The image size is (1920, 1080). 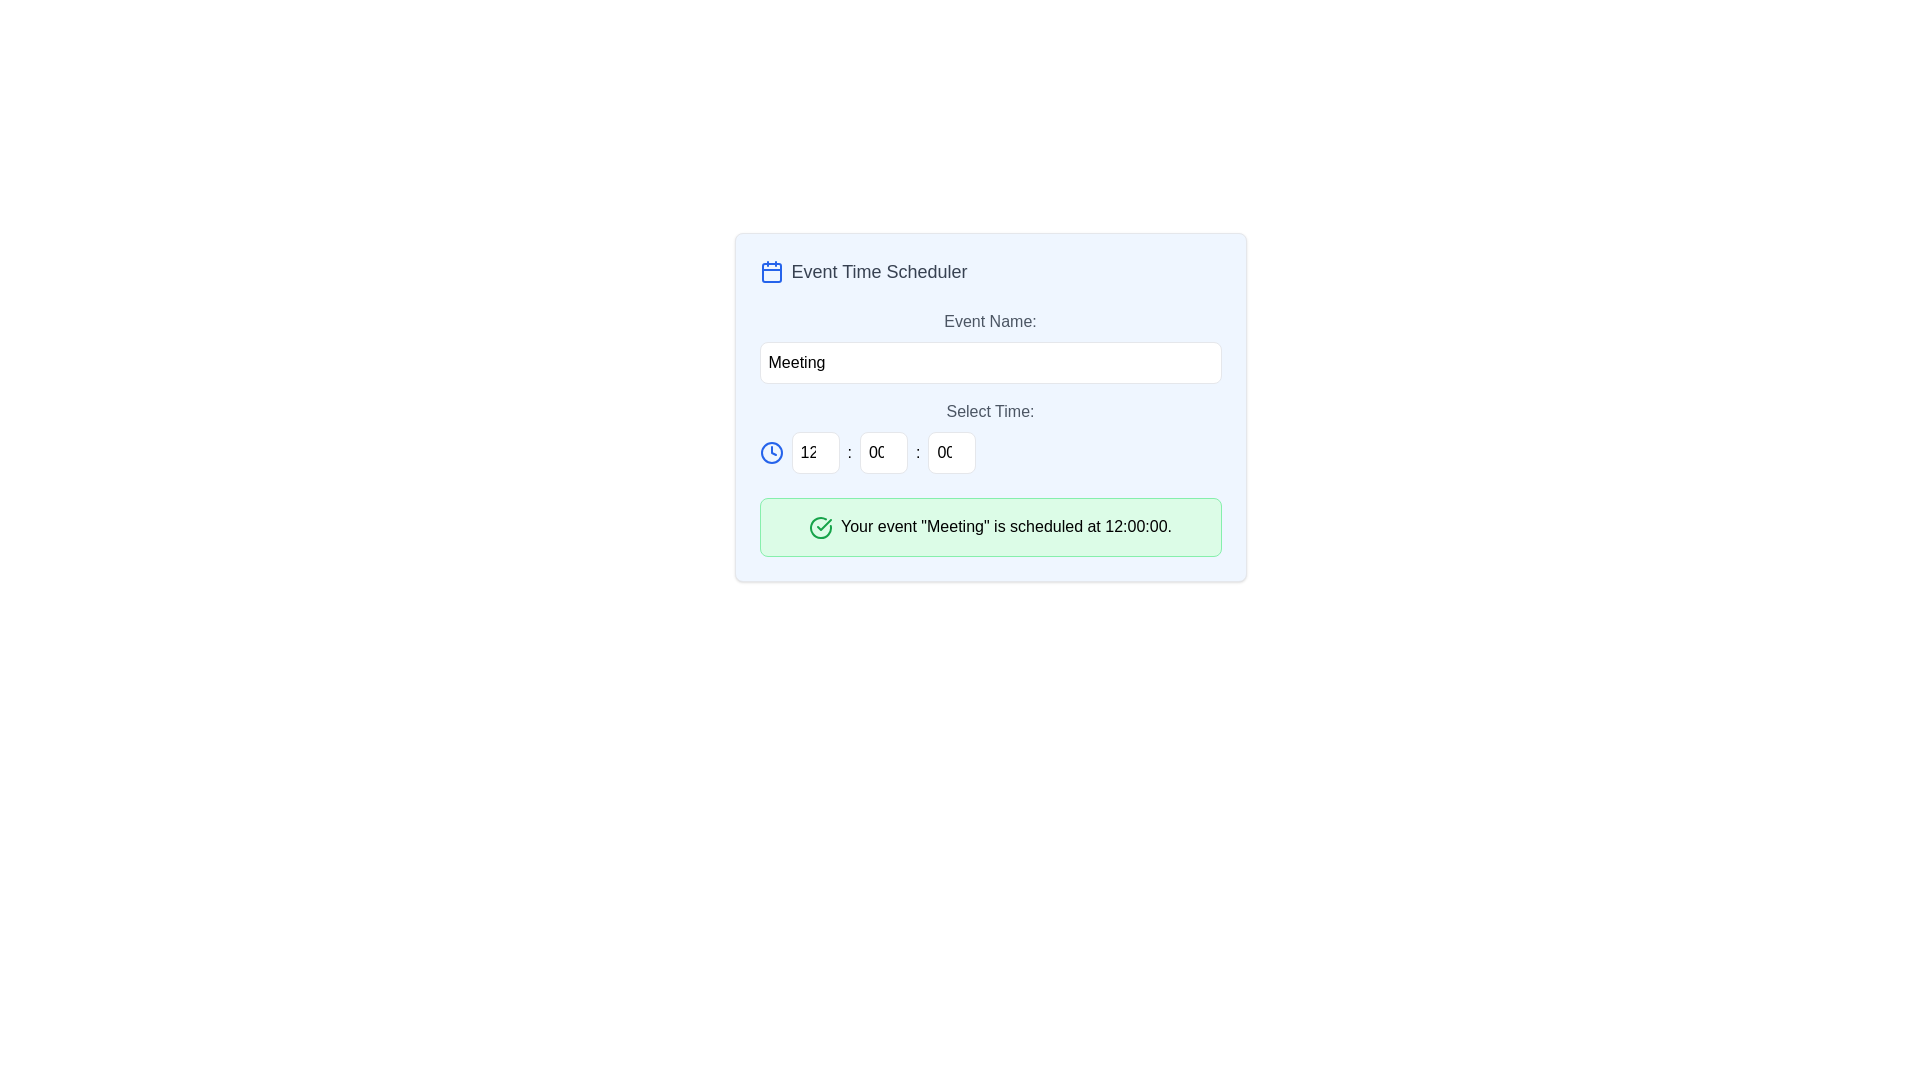 I want to click on the third colon separator in the 'Select Time' section, which visually divides the hour, minute, and second input fields, so click(x=917, y=452).